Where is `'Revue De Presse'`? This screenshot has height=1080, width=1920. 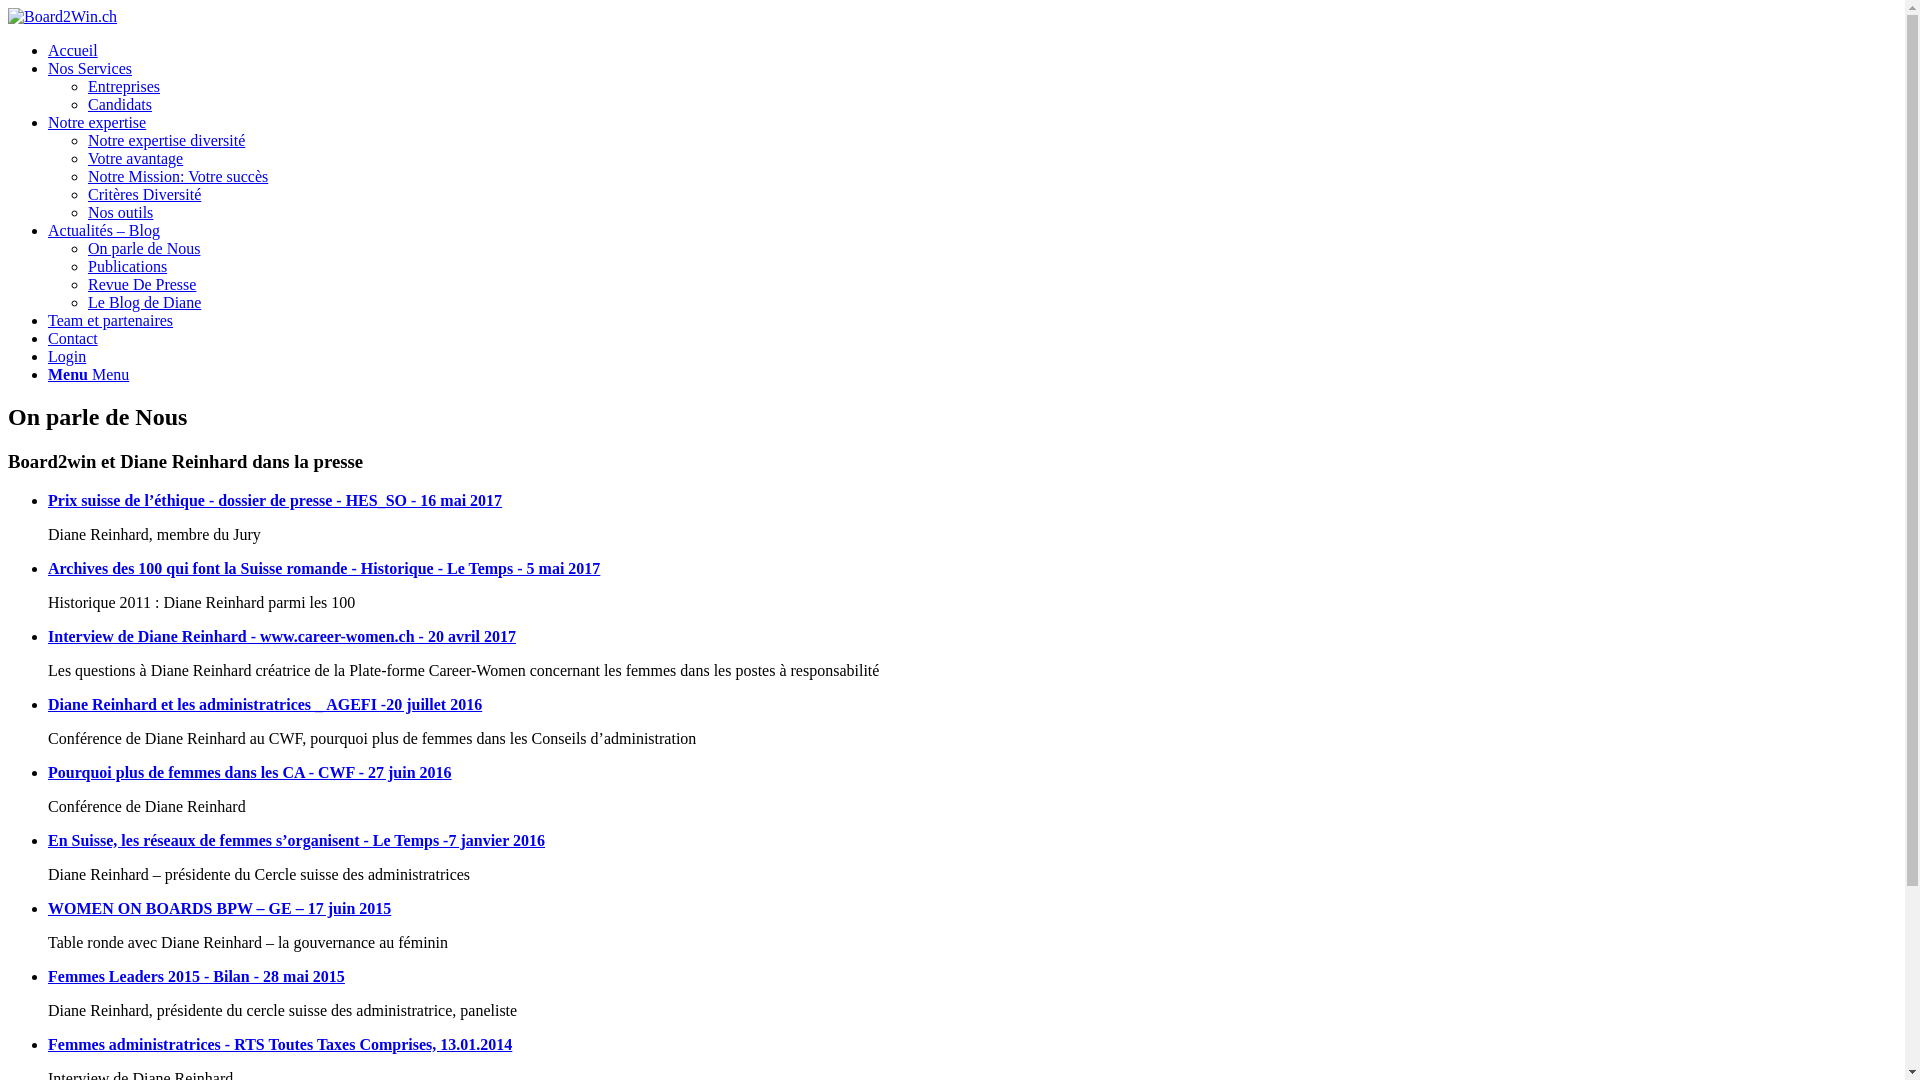
'Revue De Presse' is located at coordinates (141, 284).